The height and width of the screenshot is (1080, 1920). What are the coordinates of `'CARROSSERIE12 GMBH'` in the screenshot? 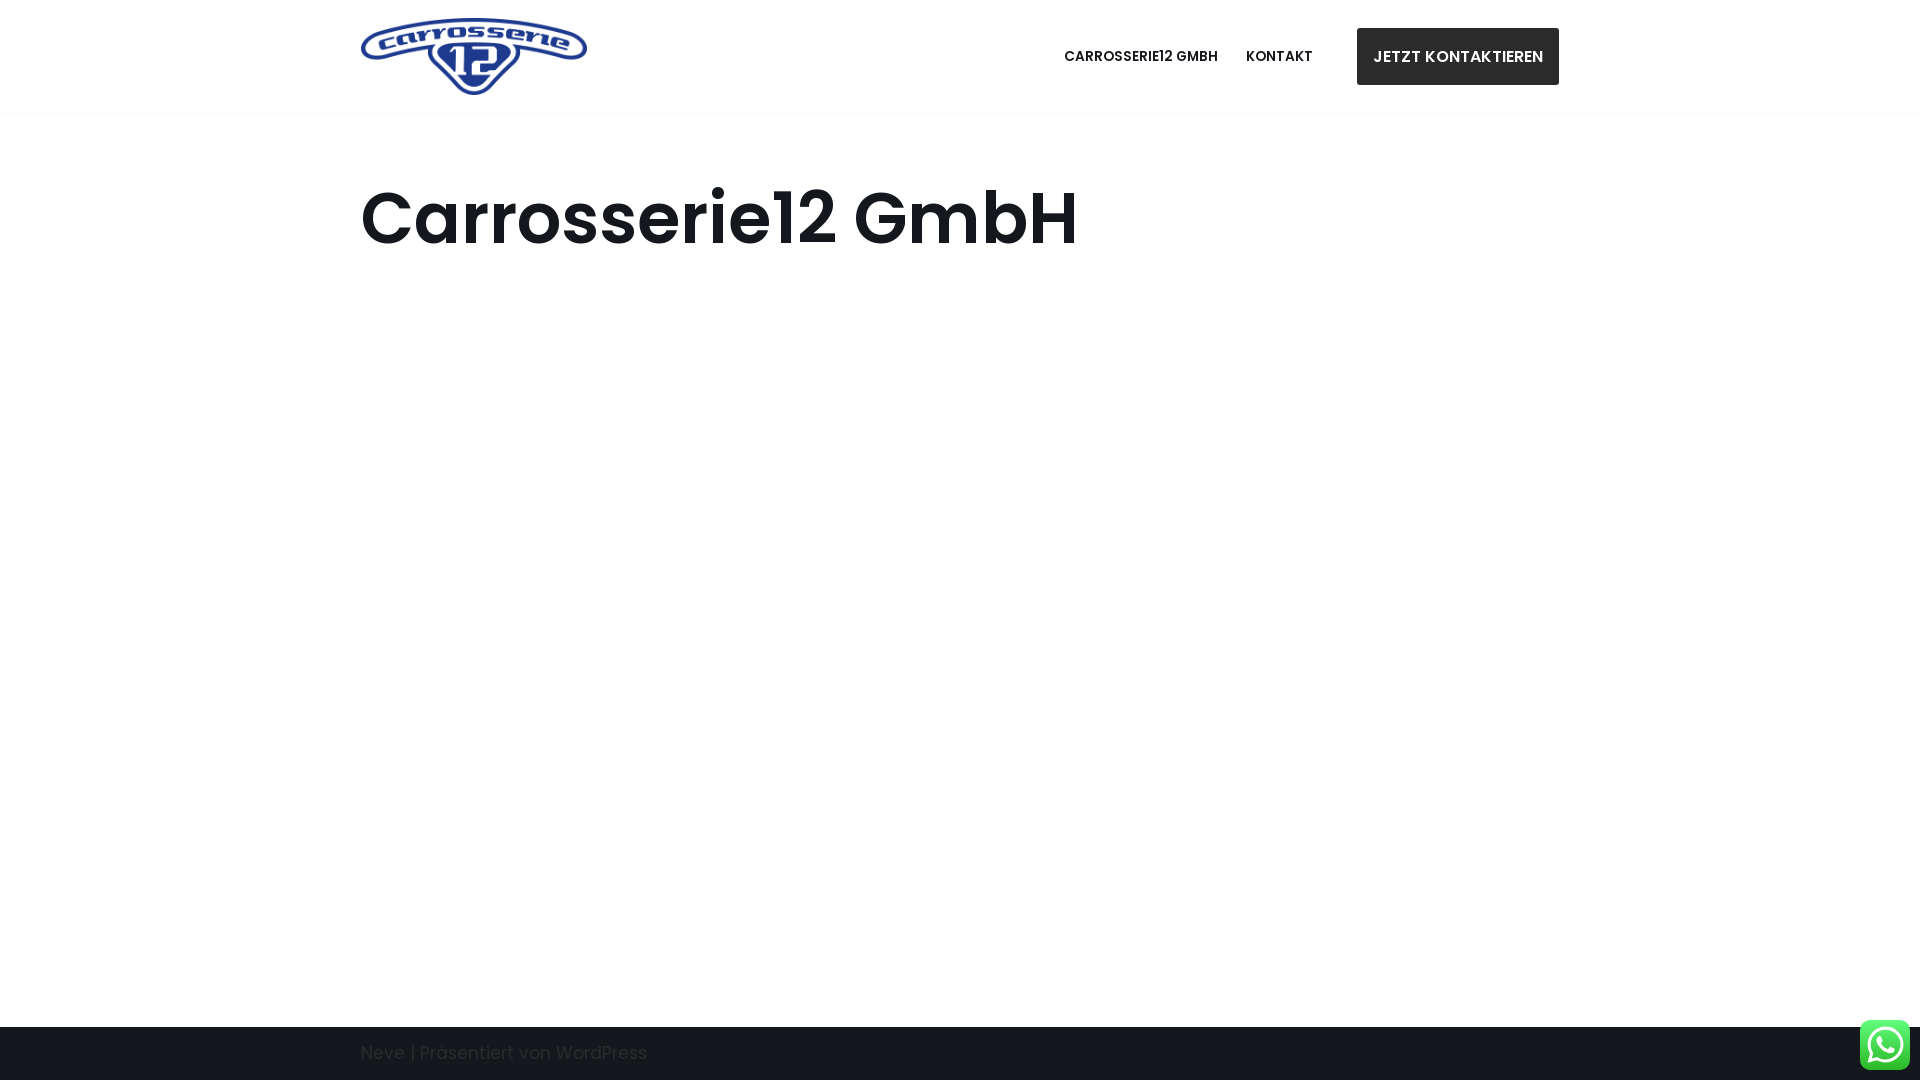 It's located at (1141, 55).